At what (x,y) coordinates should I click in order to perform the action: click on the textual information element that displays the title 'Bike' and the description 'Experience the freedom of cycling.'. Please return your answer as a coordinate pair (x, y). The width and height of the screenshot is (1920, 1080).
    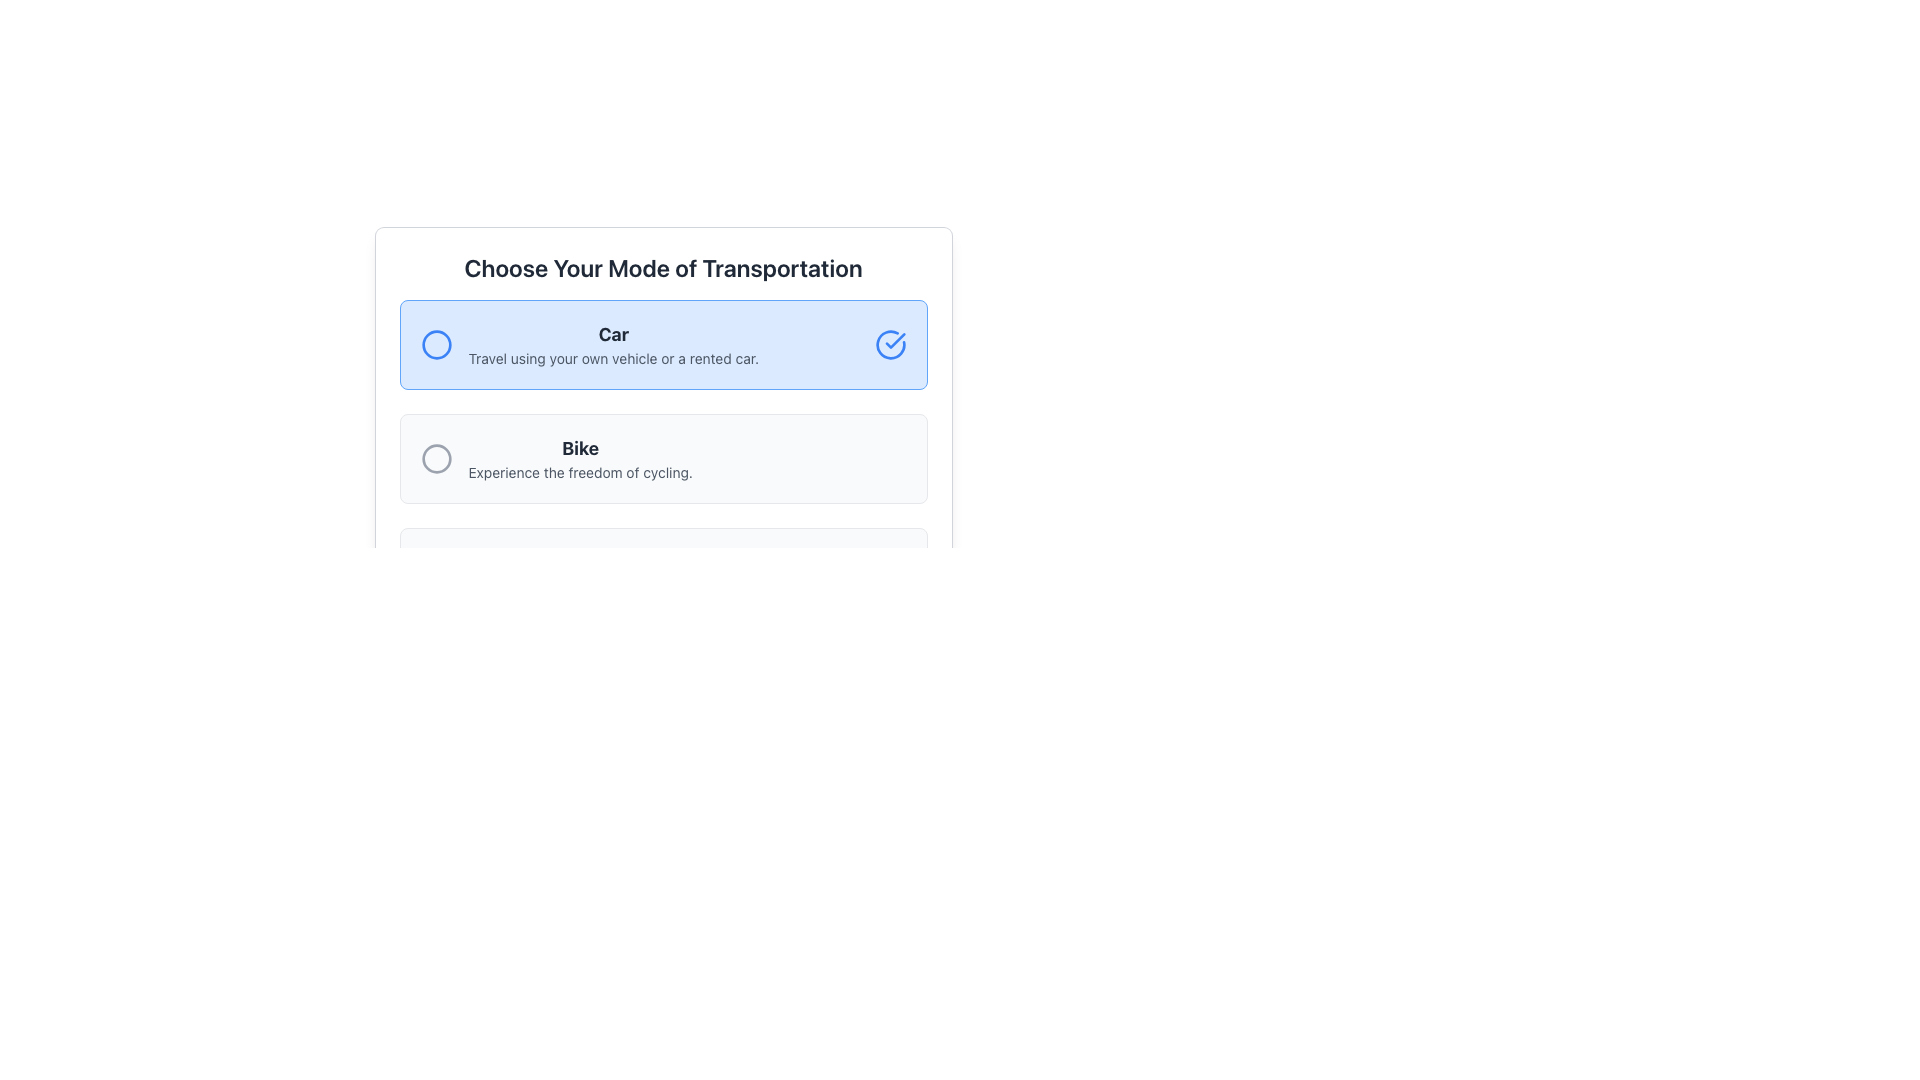
    Looking at the image, I should click on (579, 459).